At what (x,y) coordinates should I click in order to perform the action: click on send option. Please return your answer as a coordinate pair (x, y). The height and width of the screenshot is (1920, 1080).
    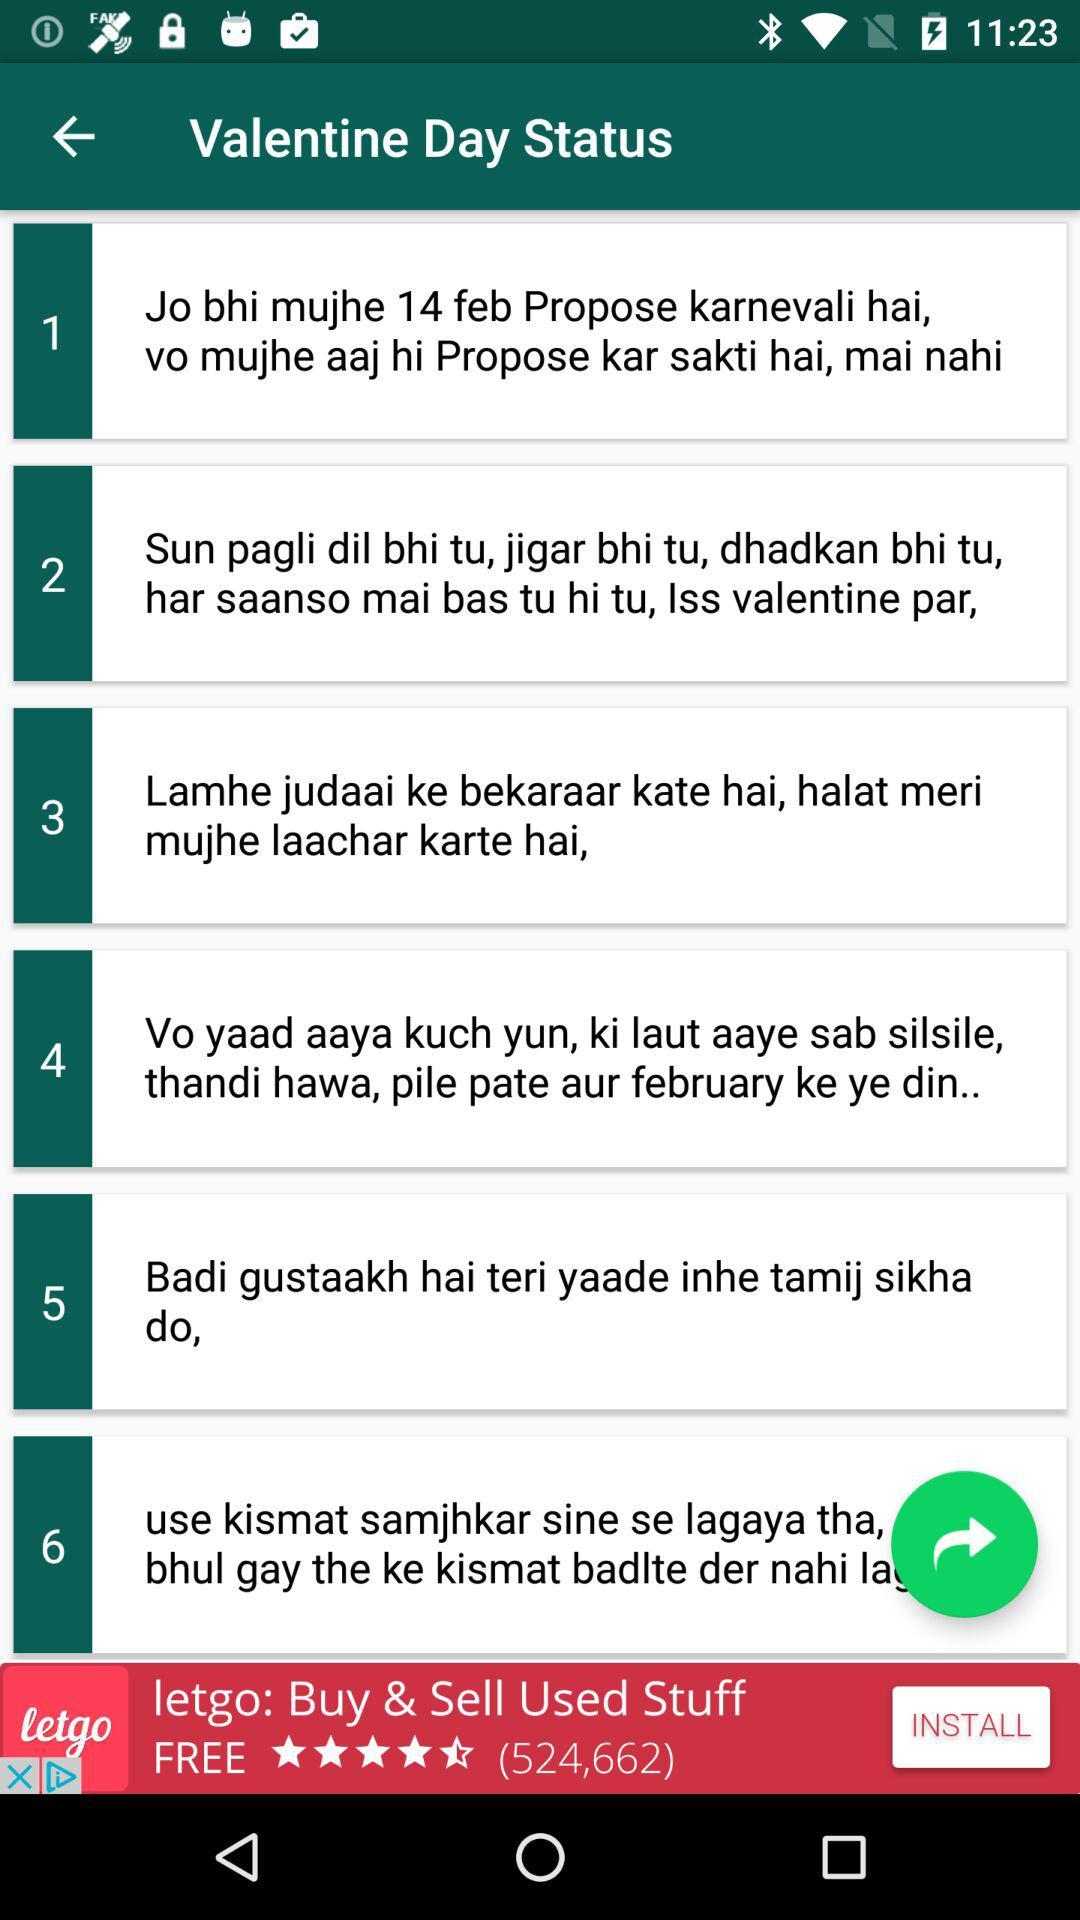
    Looking at the image, I should click on (963, 1543).